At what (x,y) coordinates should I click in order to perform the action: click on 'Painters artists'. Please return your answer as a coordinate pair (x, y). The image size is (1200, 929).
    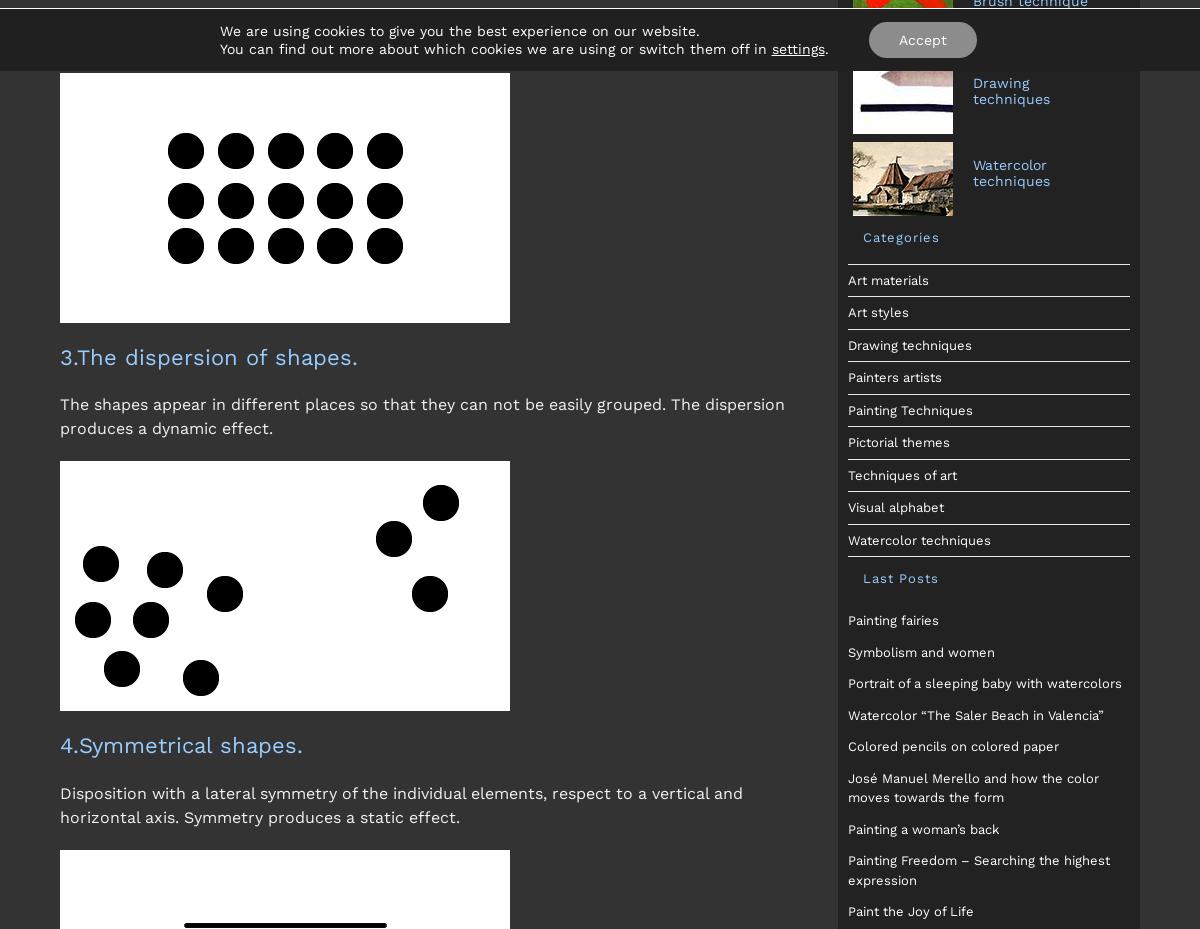
    Looking at the image, I should click on (893, 376).